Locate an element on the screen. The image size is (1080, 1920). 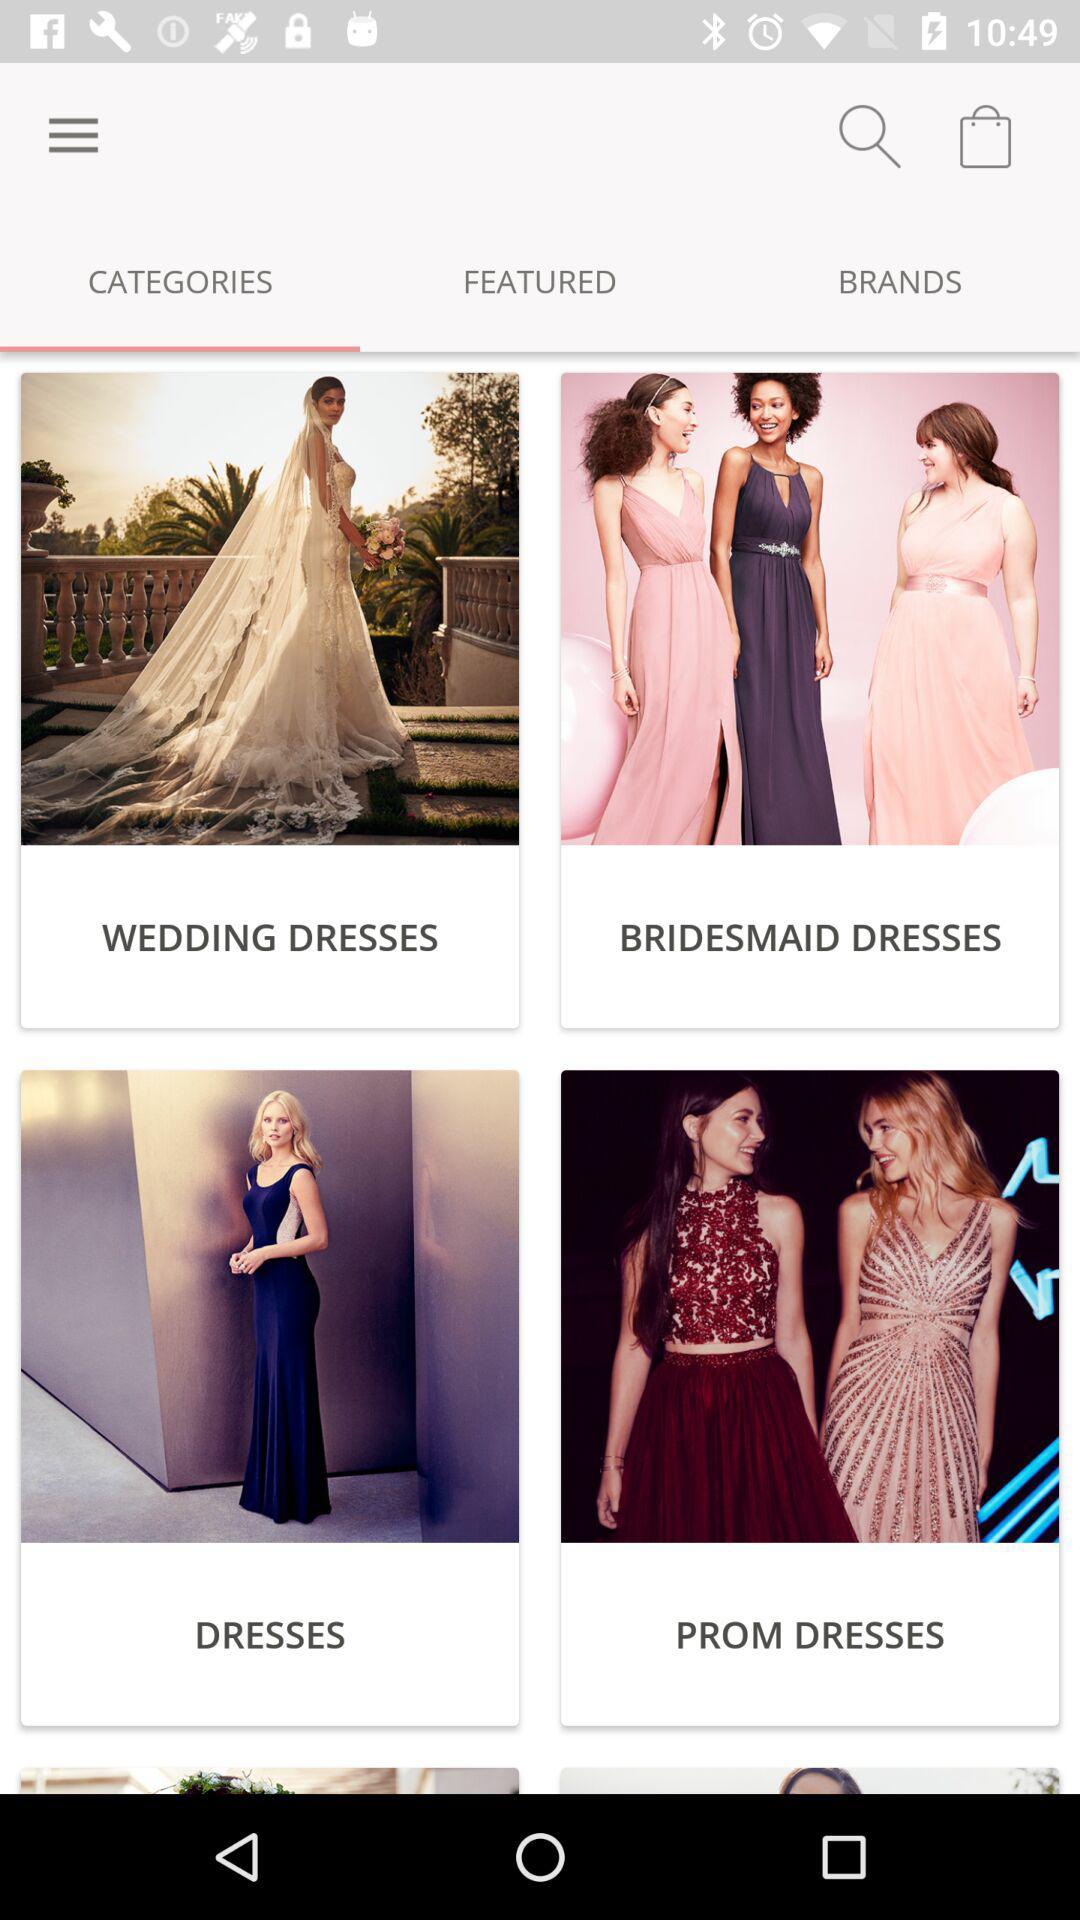
icon to the left of the featured item is located at coordinates (180, 279).